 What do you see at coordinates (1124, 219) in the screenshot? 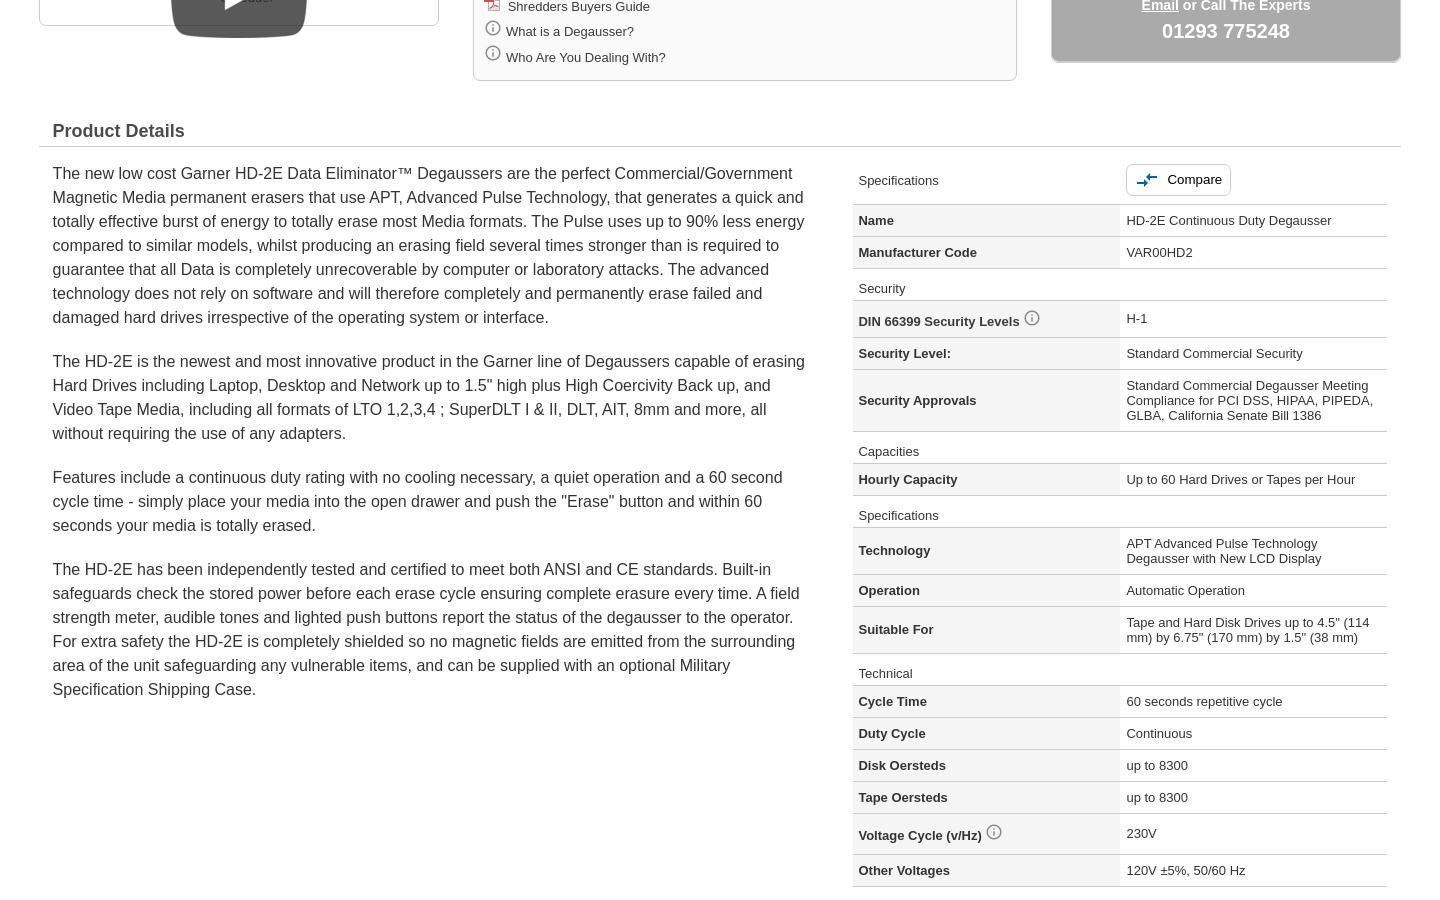
I see `'HD-2E Continuous Duty Degausser'` at bounding box center [1124, 219].